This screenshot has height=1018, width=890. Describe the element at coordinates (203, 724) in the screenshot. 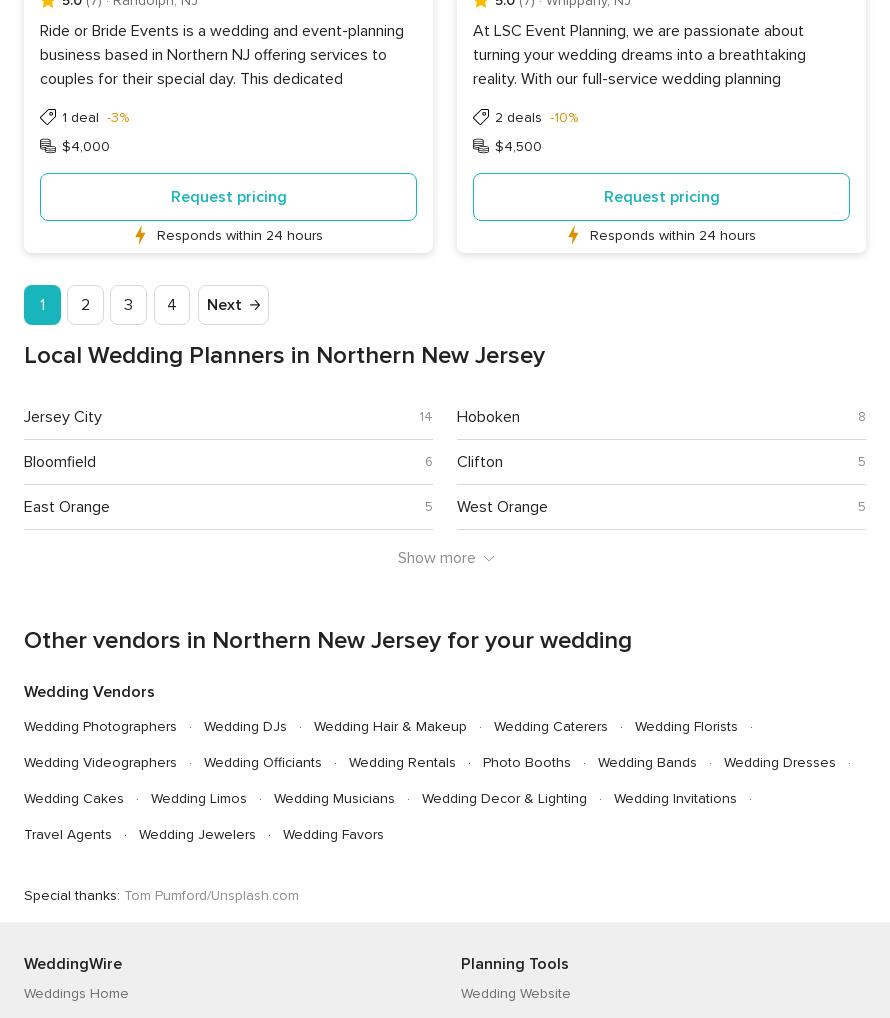

I see `'Wedding DJs'` at that location.